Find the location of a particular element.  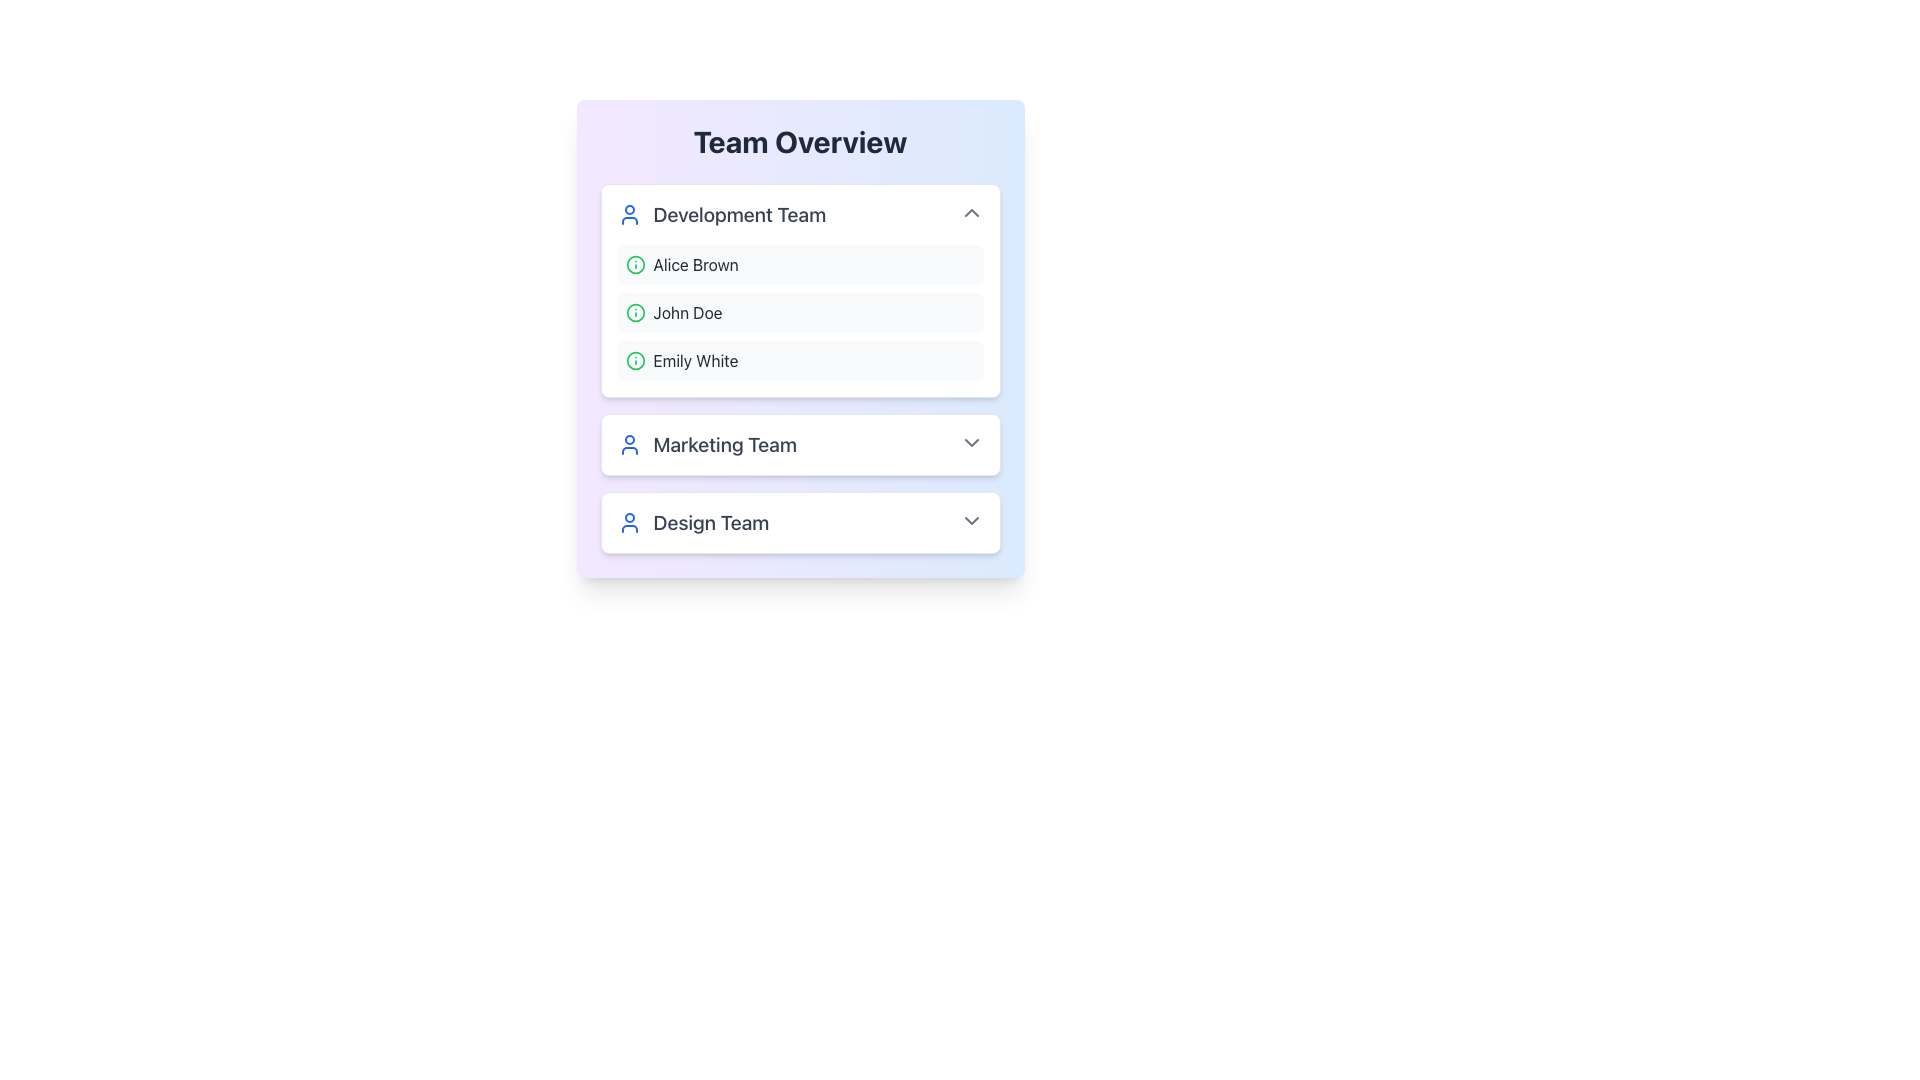

the user silhouette icon styled in blue, located to the left of the 'Marketing Team' header is located at coordinates (628, 443).